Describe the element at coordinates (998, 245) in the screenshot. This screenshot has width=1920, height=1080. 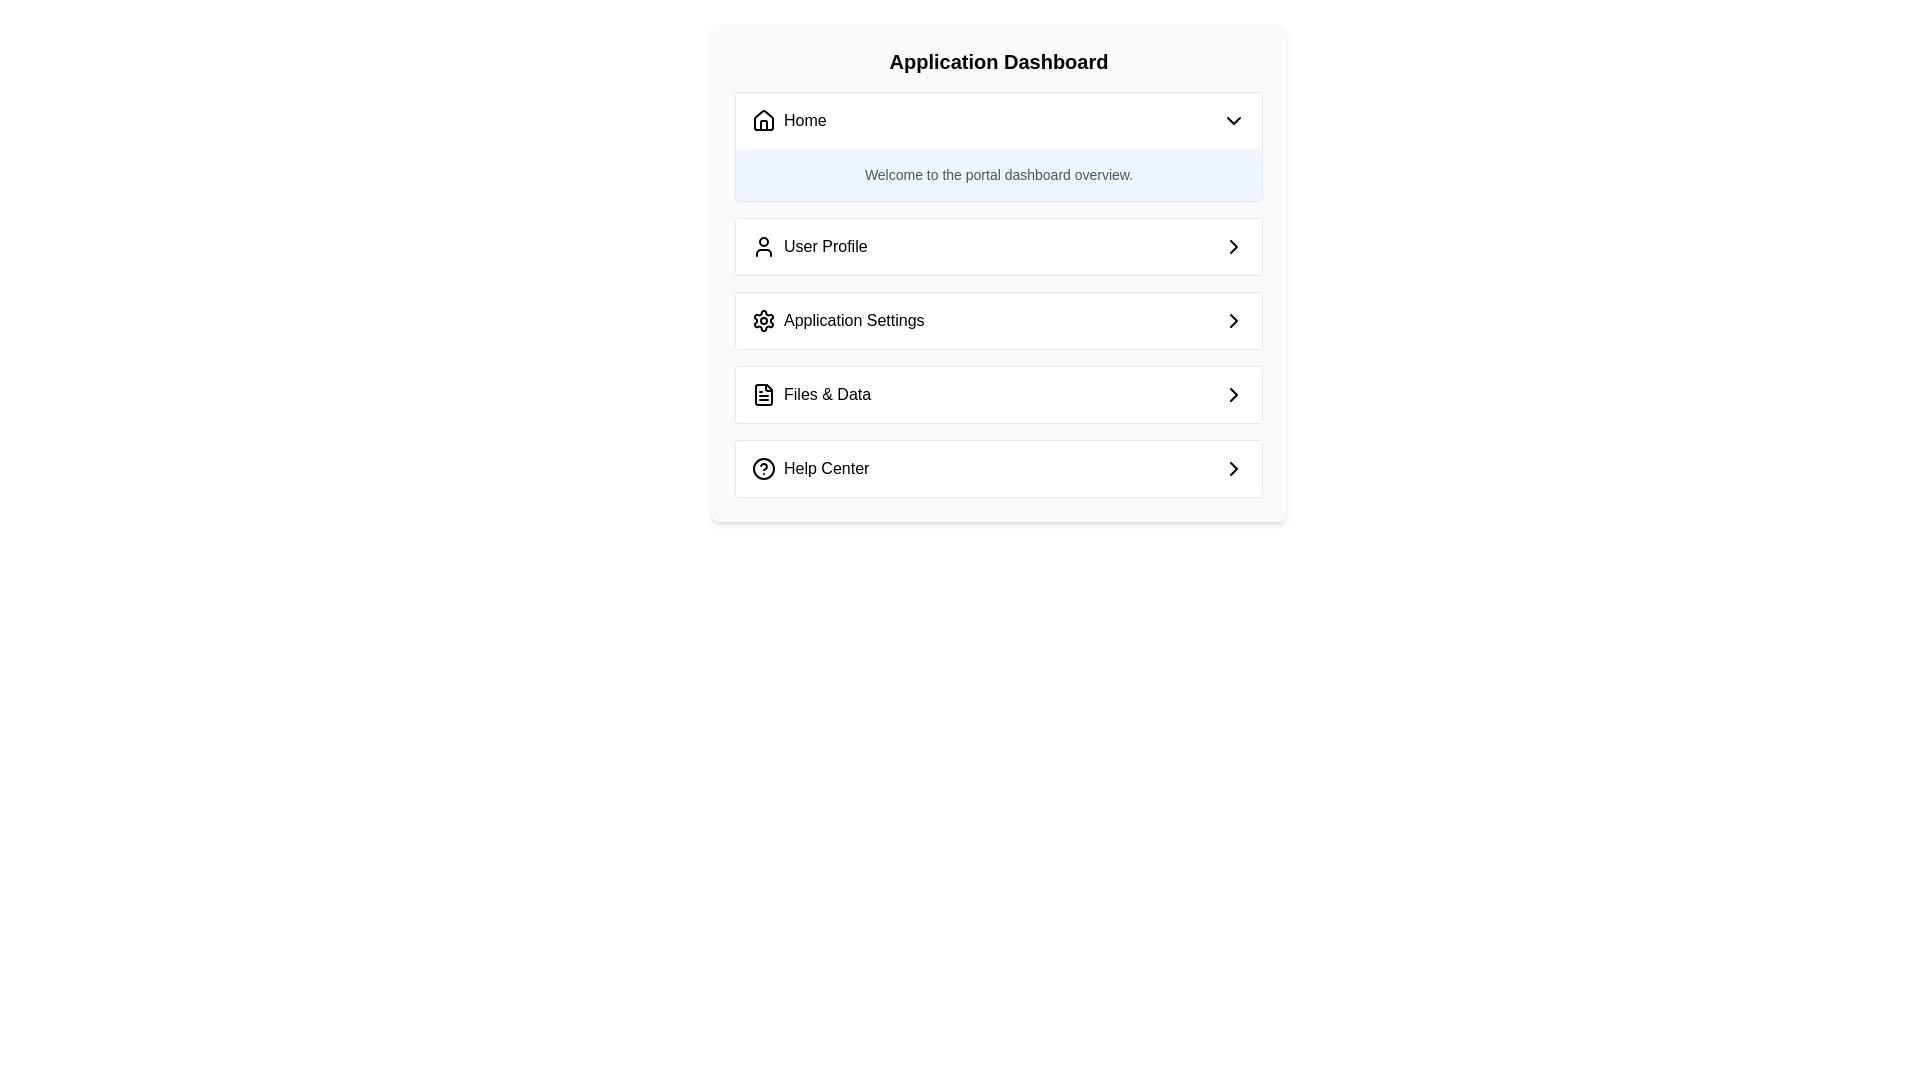
I see `the 'User Profile' Button-like link located in the second slot of the vertical list on the 'Application Dashboard', positioned between 'Home' and 'Application Settings'` at that location.